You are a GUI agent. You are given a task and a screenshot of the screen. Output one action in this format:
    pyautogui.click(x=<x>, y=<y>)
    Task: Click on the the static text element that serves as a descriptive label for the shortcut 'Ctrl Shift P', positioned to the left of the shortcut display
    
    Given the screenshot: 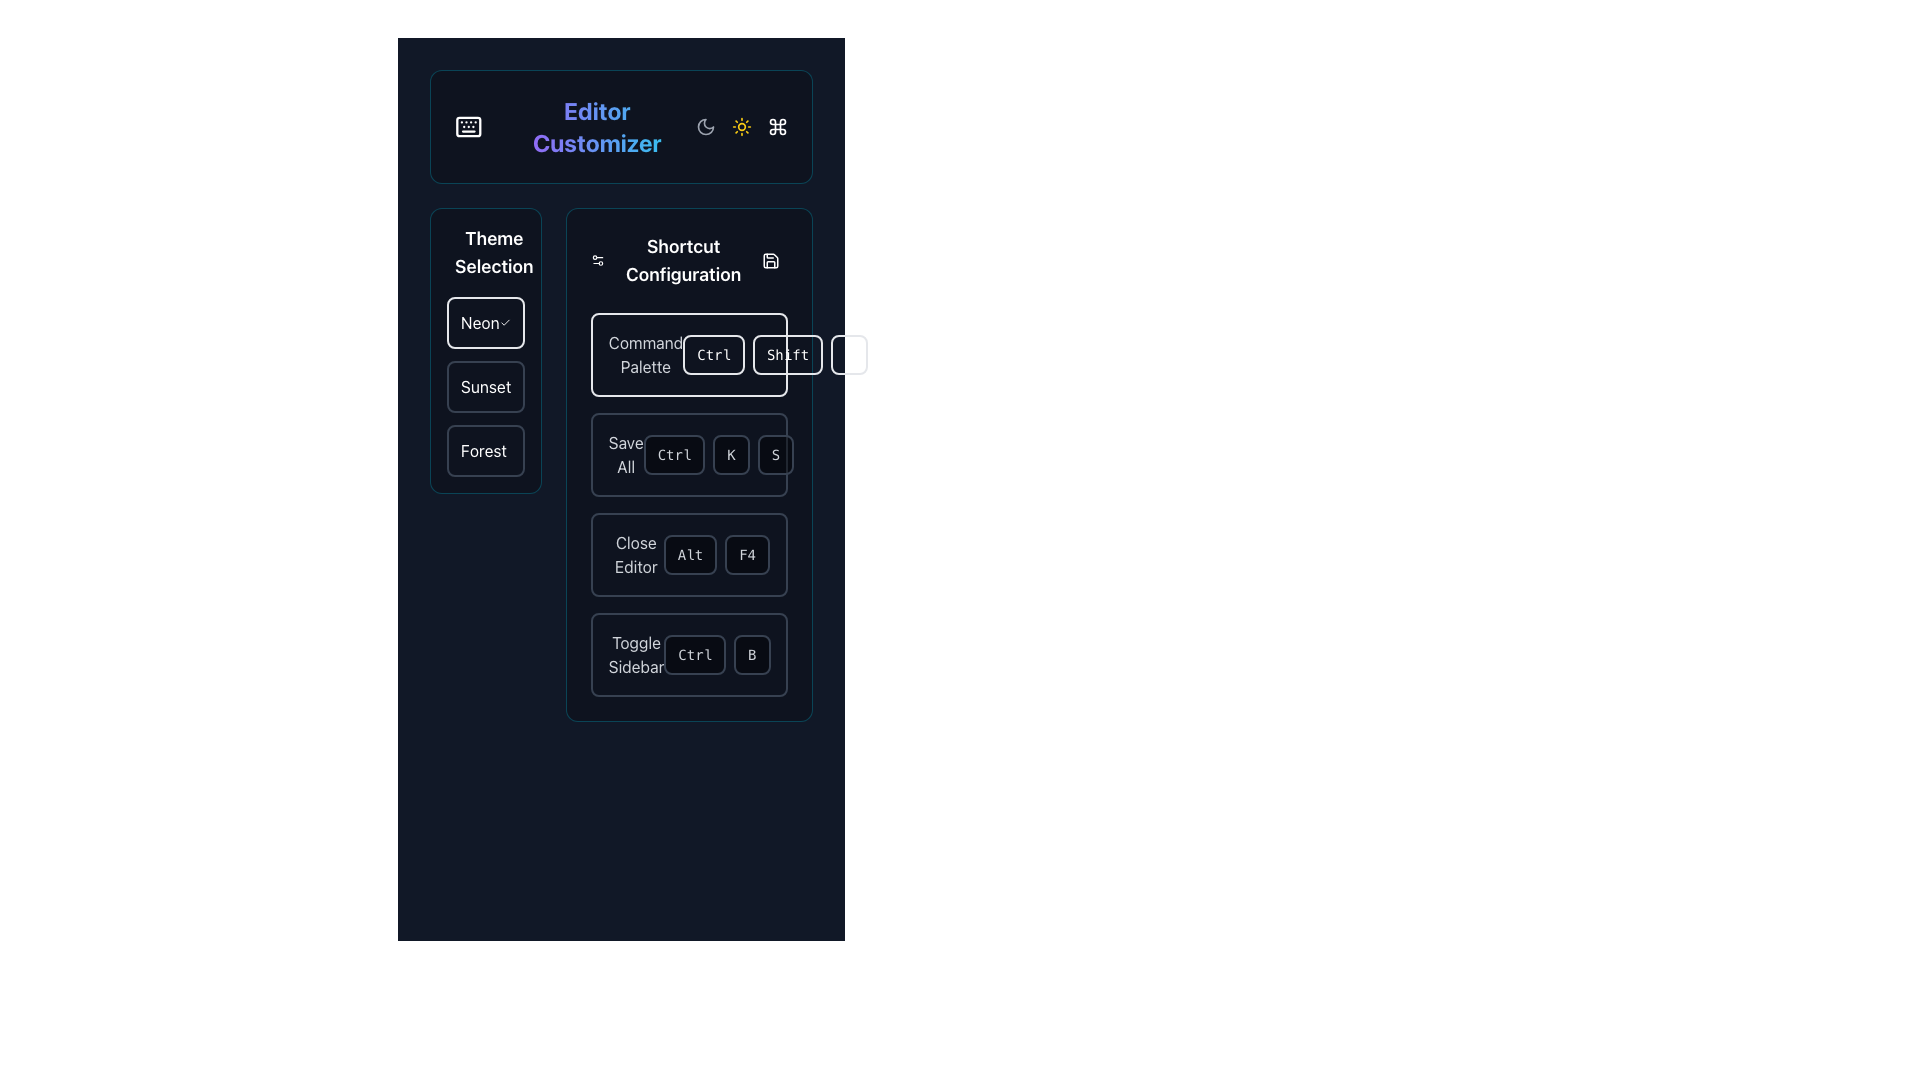 What is the action you would take?
    pyautogui.click(x=645, y=353)
    